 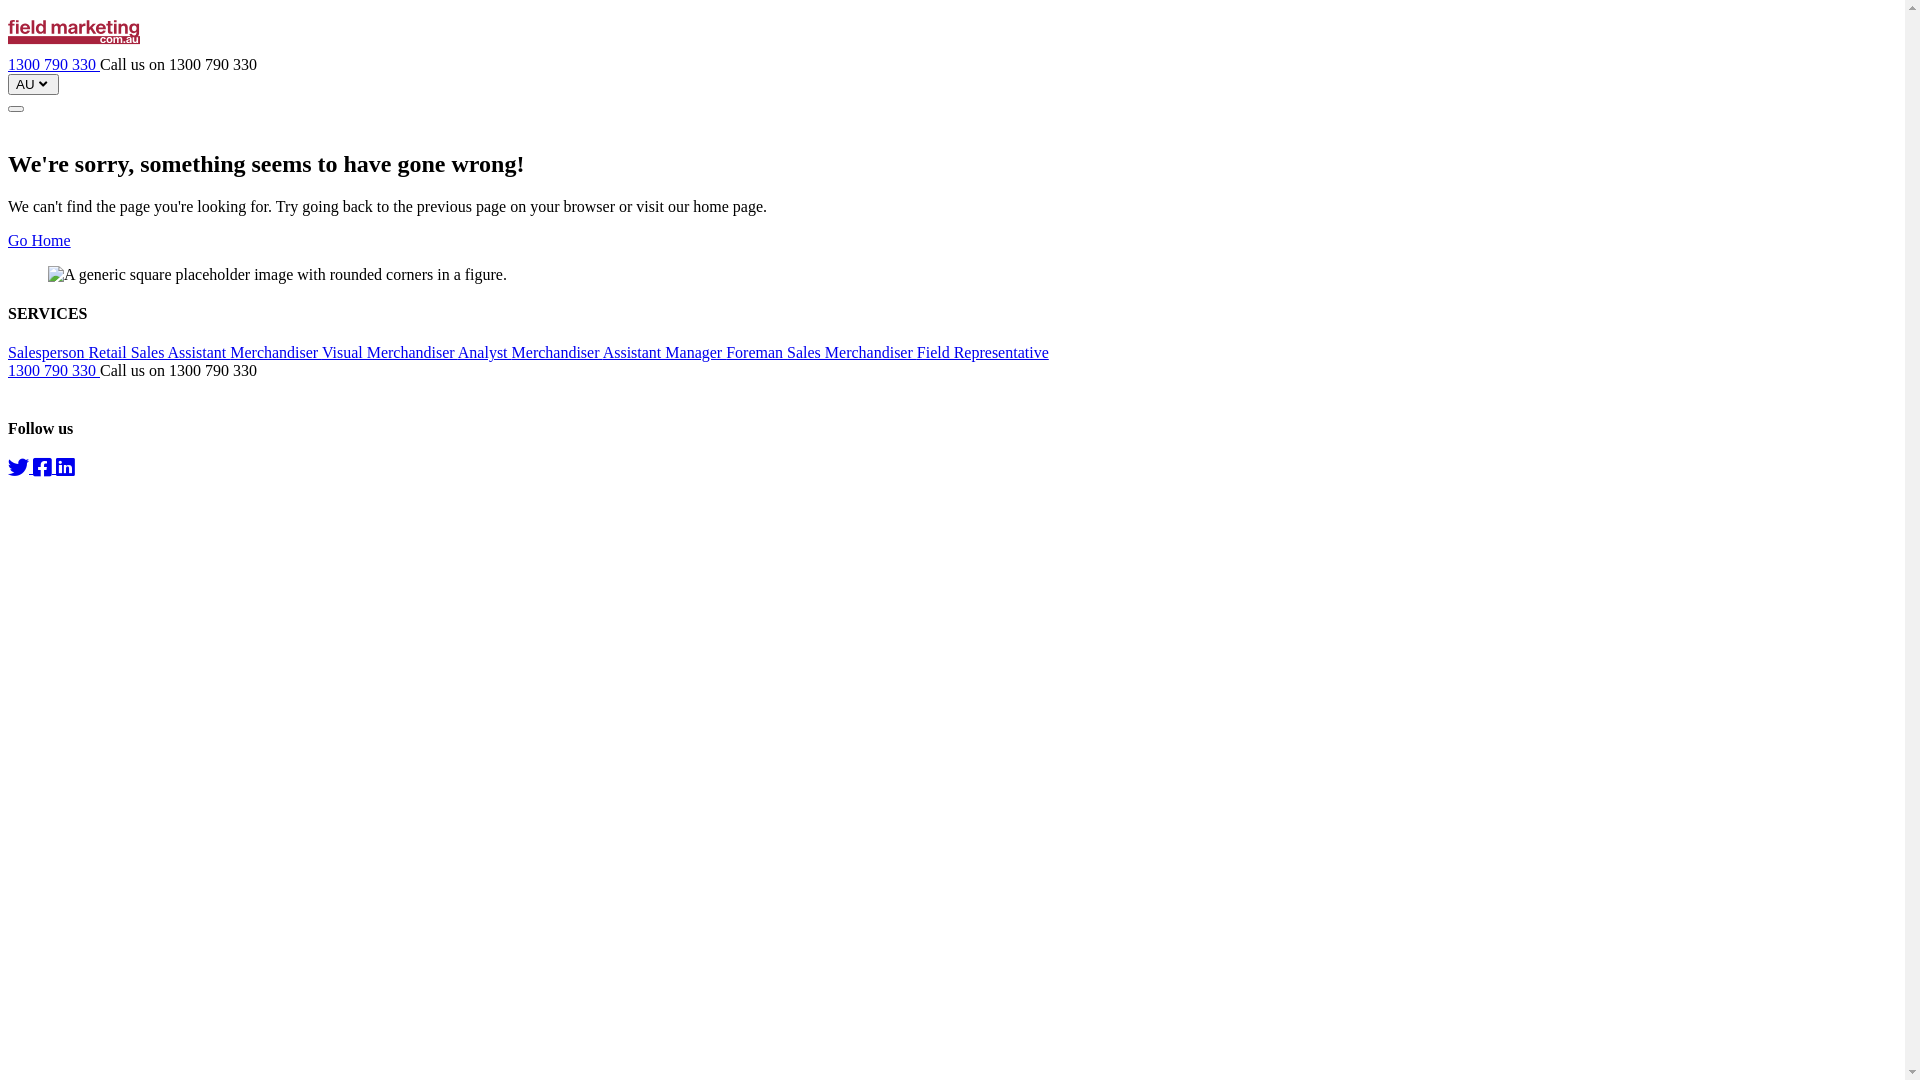 I want to click on 'Retail Sales Assistant', so click(x=86, y=351).